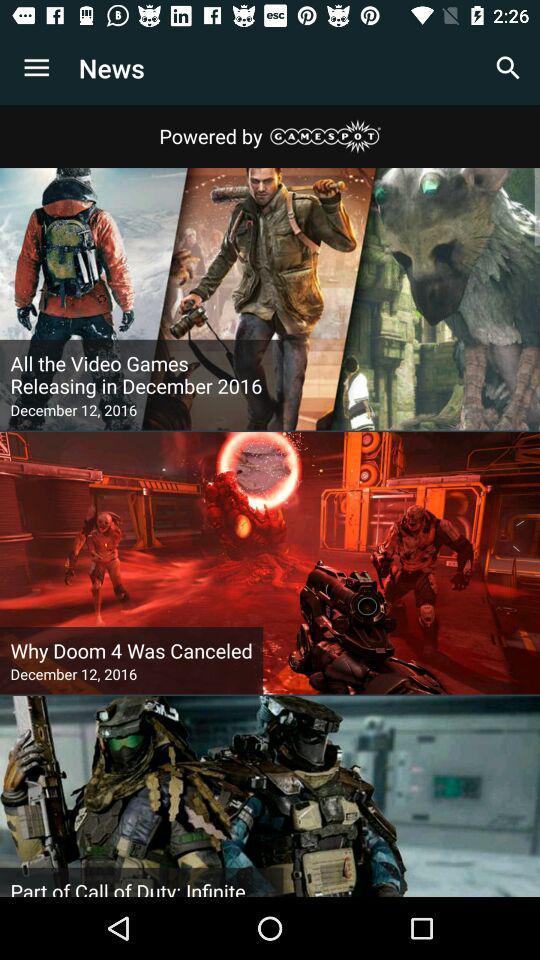  Describe the element at coordinates (508, 68) in the screenshot. I see `app to the right of the news icon` at that location.